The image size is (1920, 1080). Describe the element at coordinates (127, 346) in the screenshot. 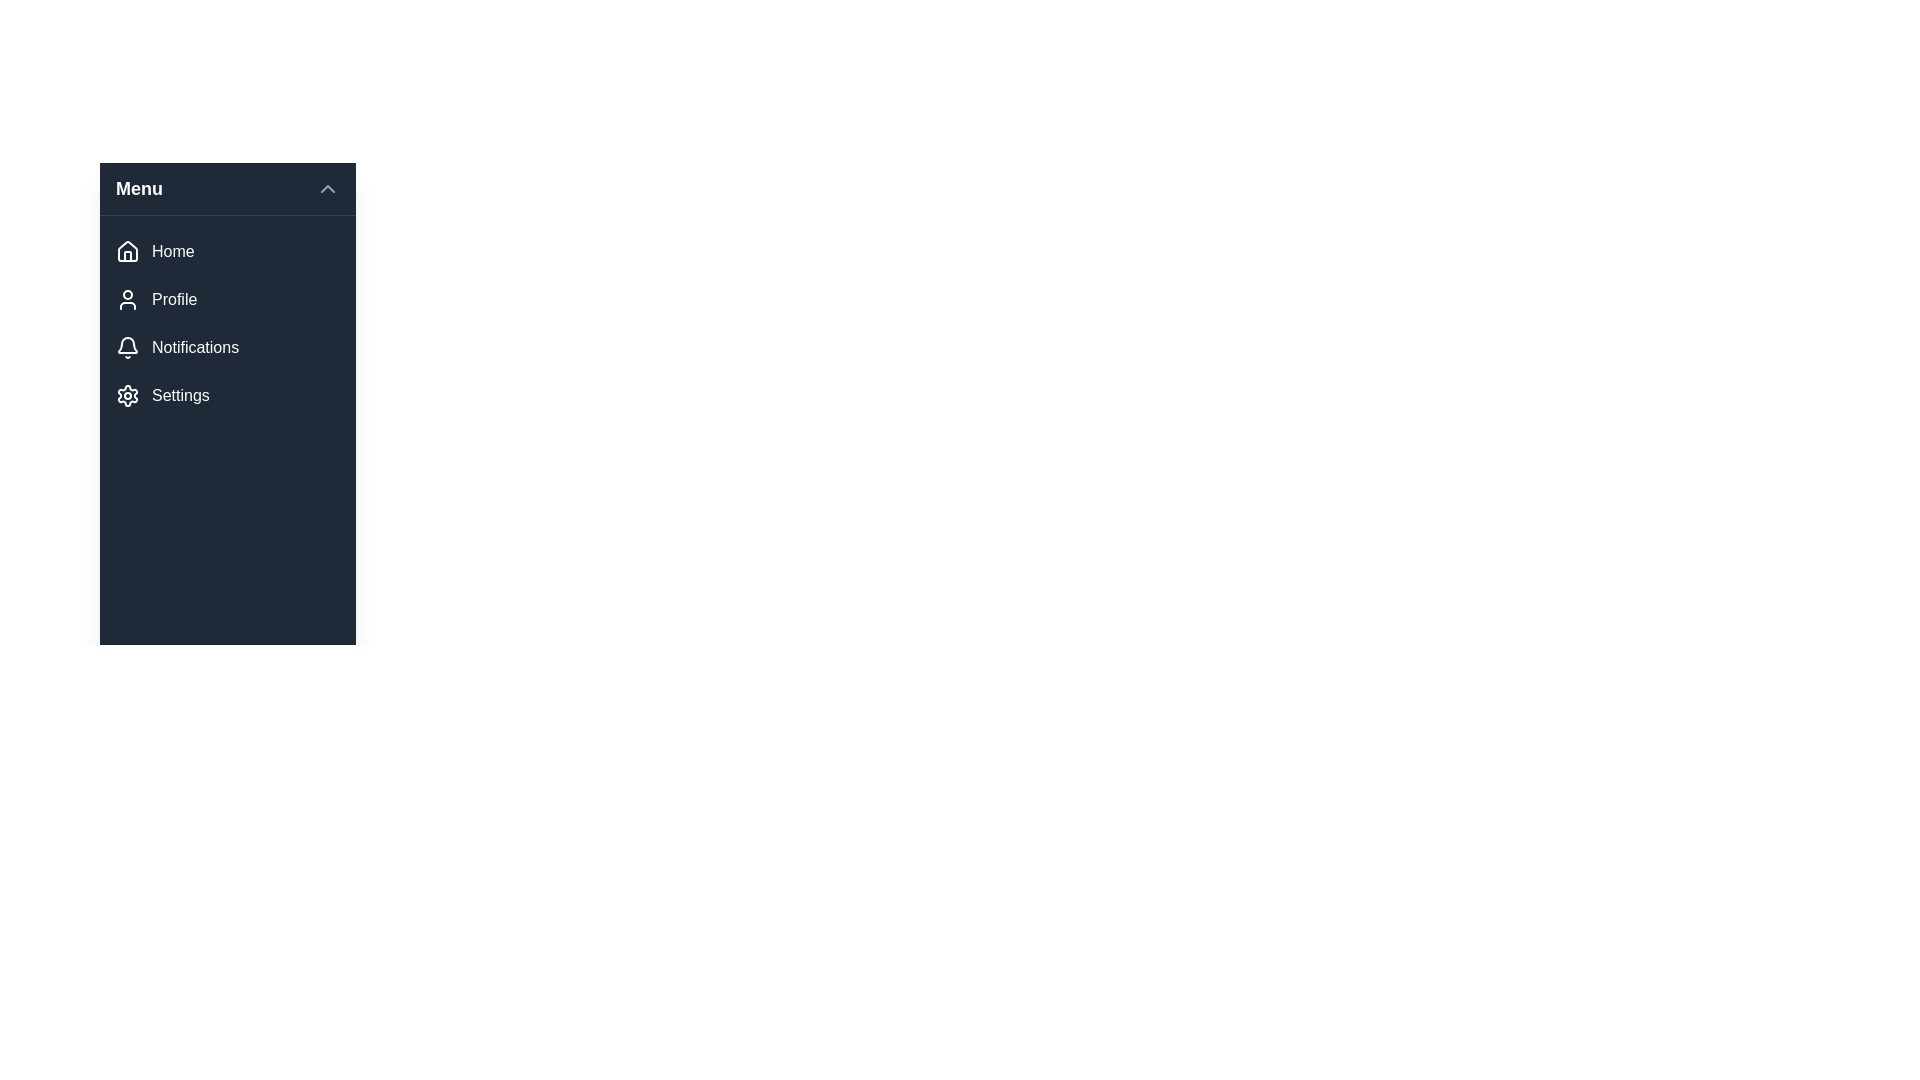

I see `the bell icon located in the left sidebar menu under the 'Notifications' option, which is the first element to the left of the 'Notifications' text` at that location.